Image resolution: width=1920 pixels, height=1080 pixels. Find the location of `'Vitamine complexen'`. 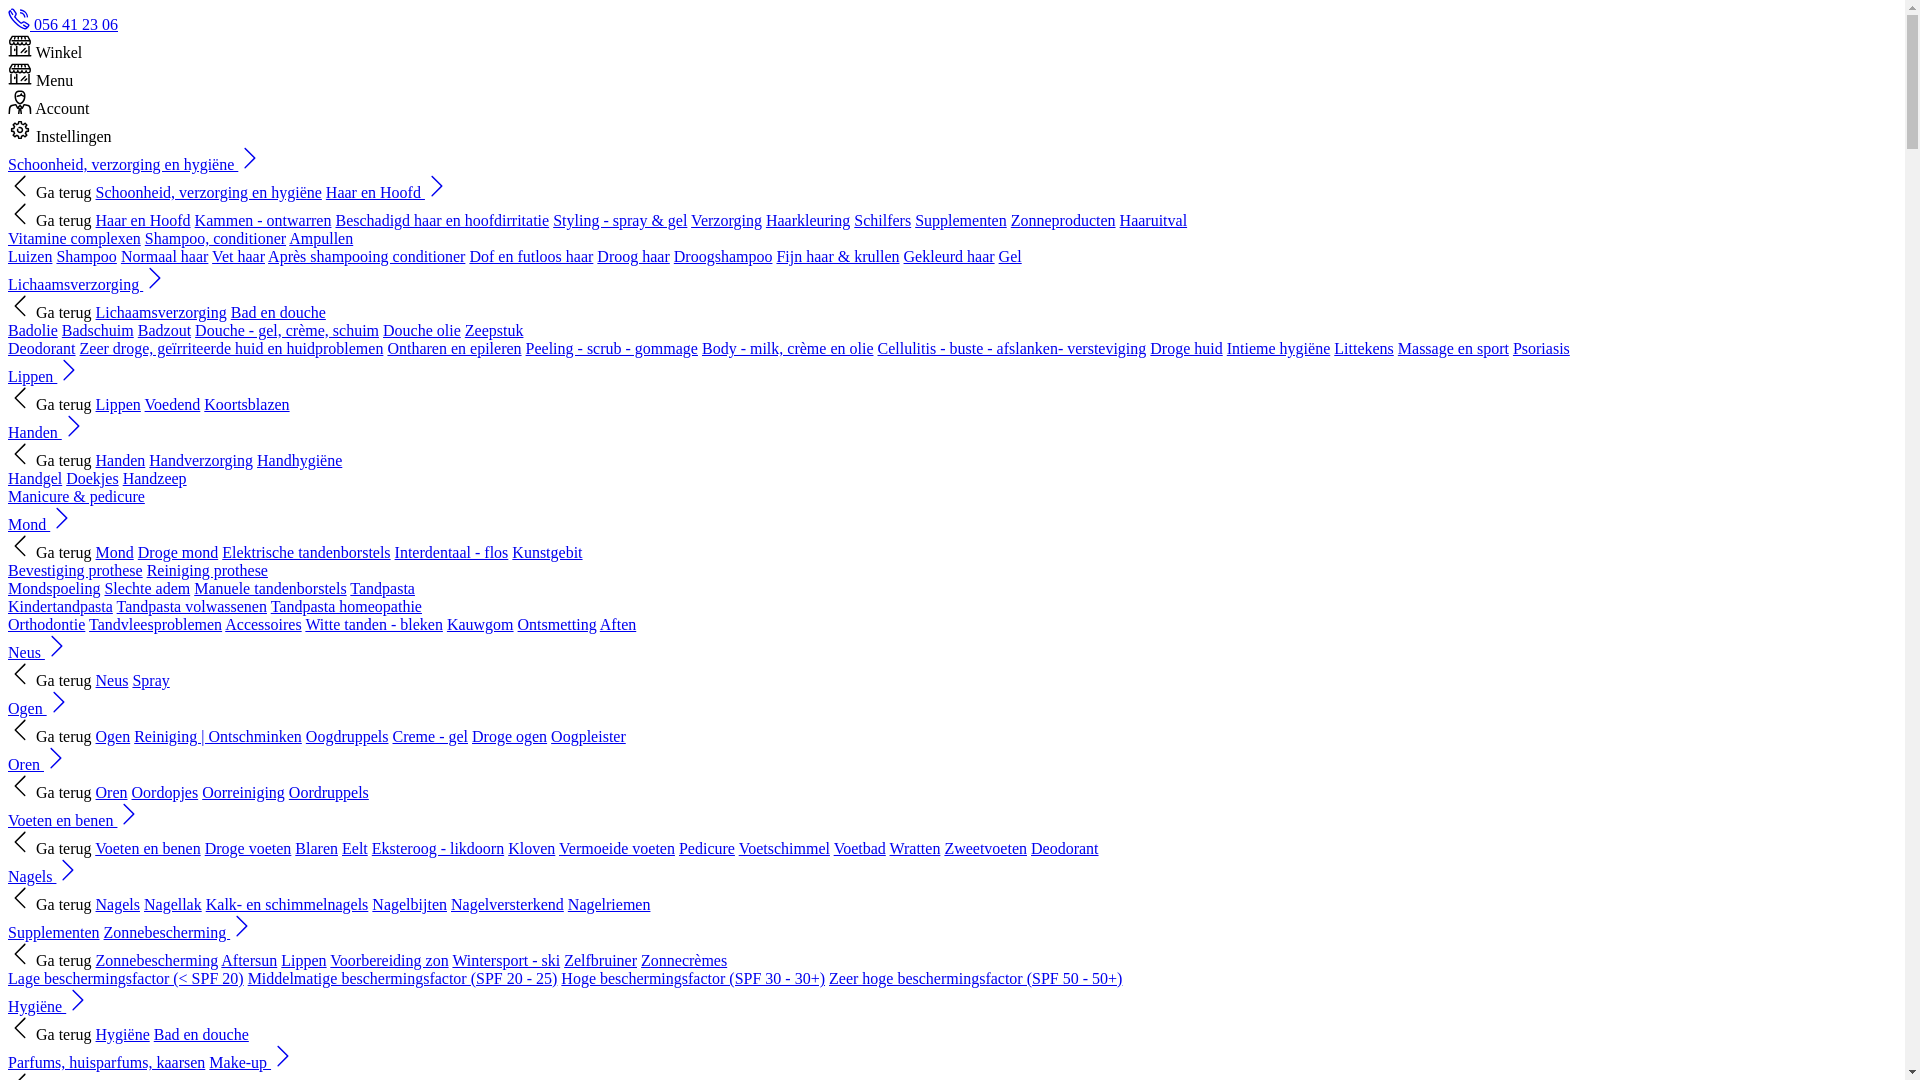

'Vitamine complexen' is located at coordinates (8, 237).